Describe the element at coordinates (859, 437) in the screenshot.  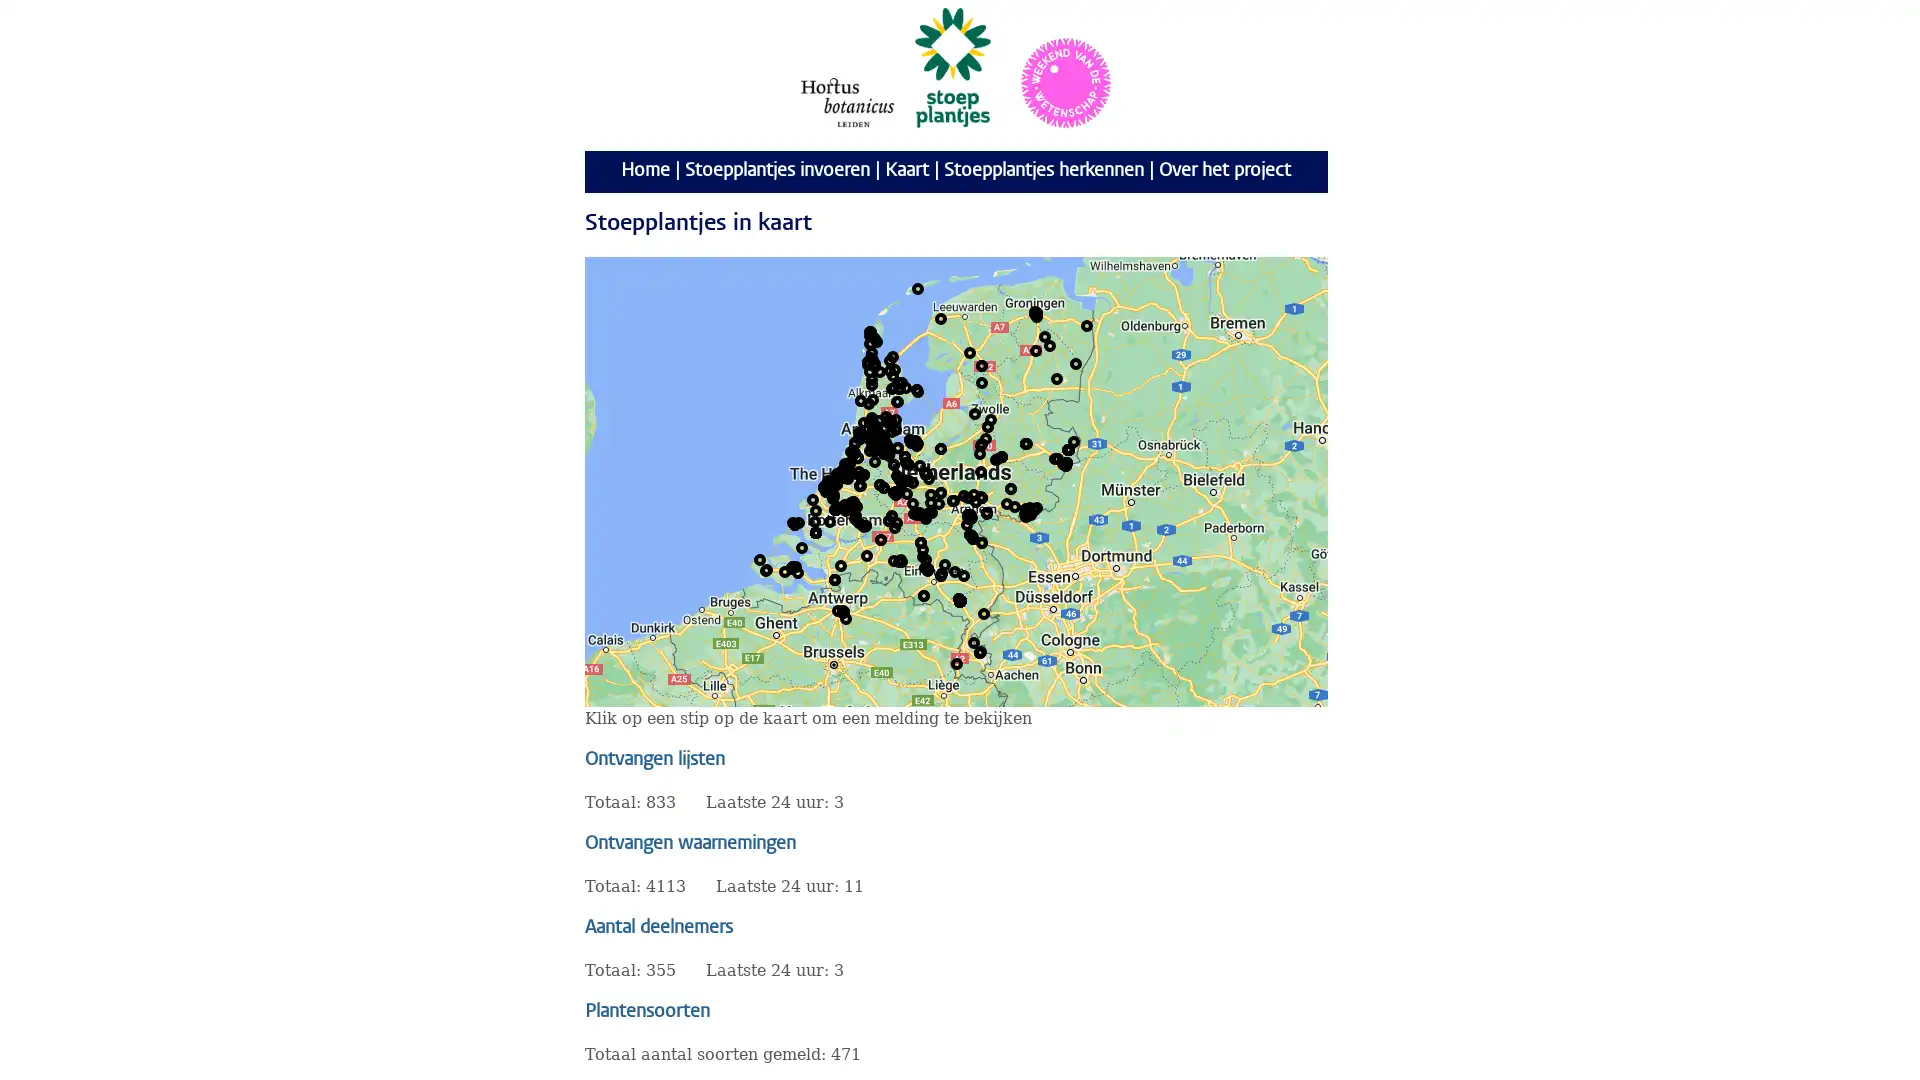
I see `Telling van Truus Schijf op 05 juni 2022` at that location.